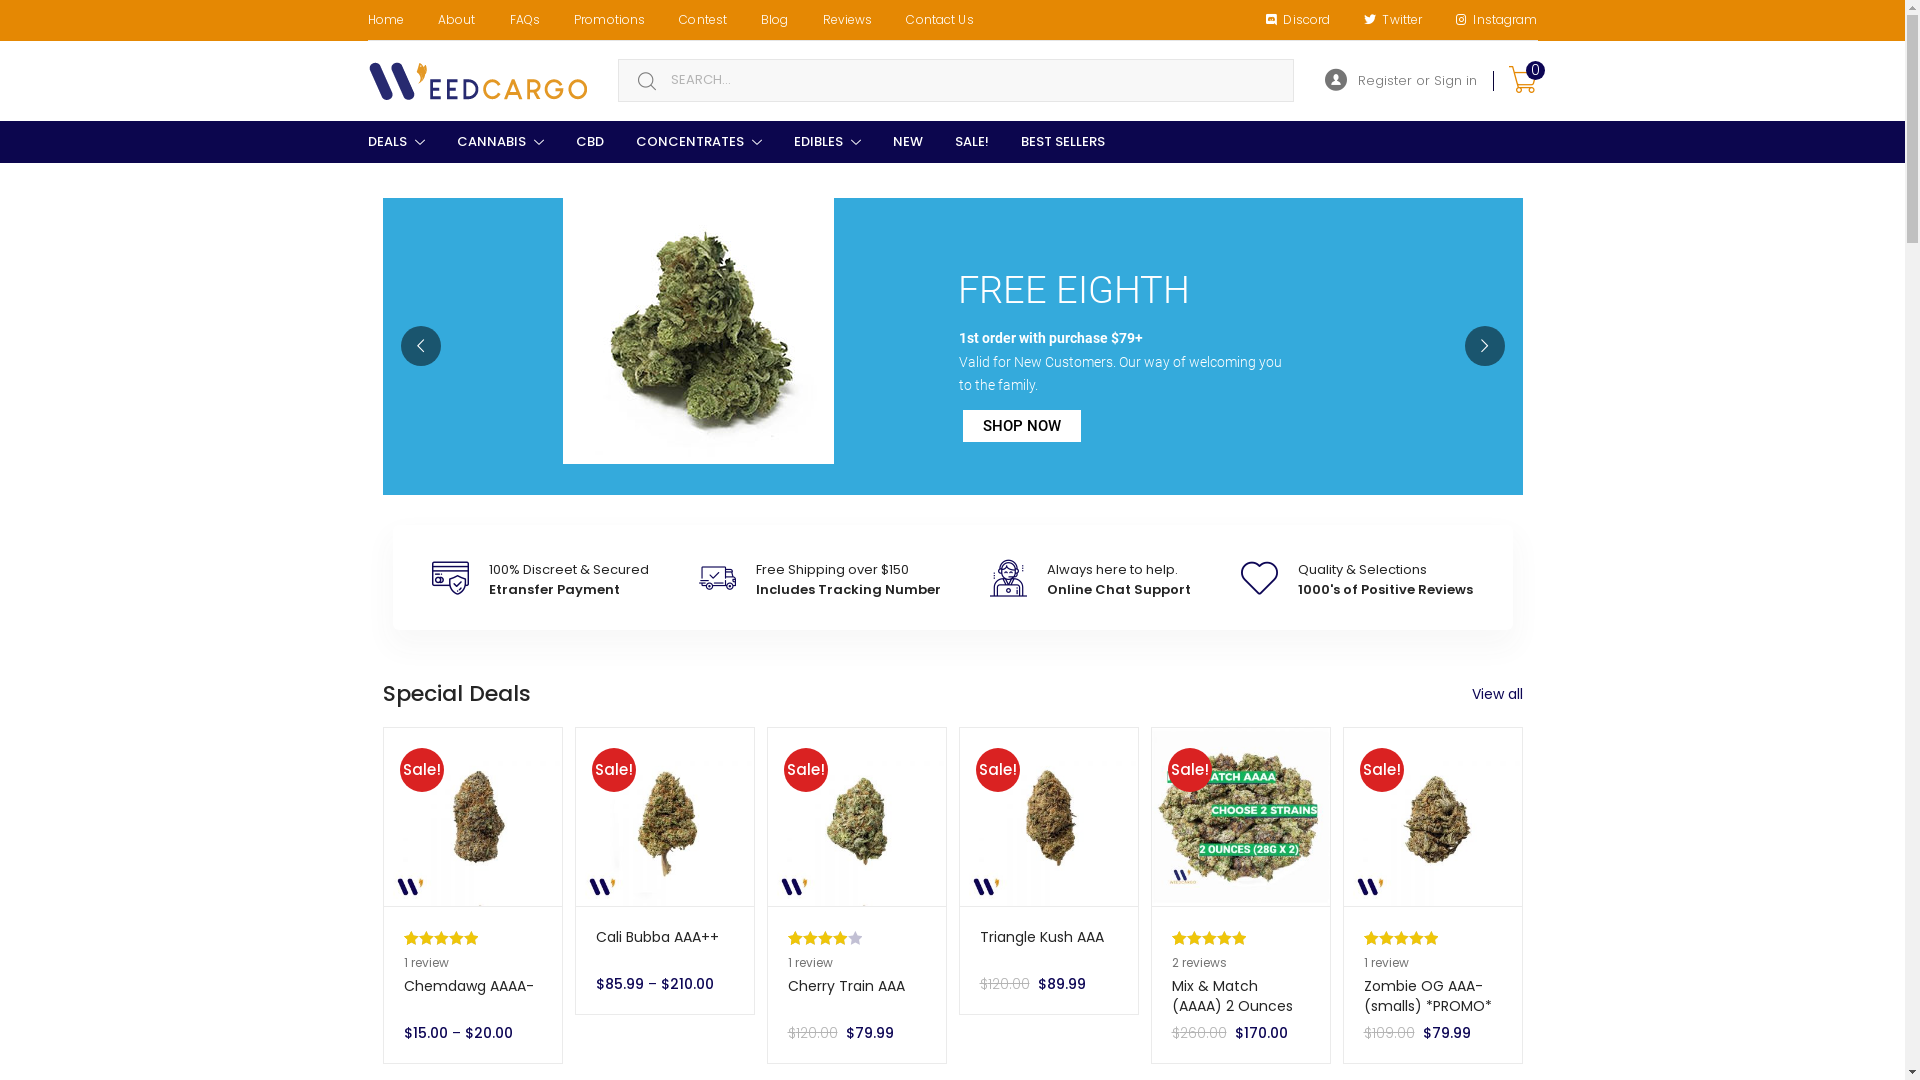 The height and width of the screenshot is (1080, 1920). I want to click on 'Instagram', so click(1496, 19).